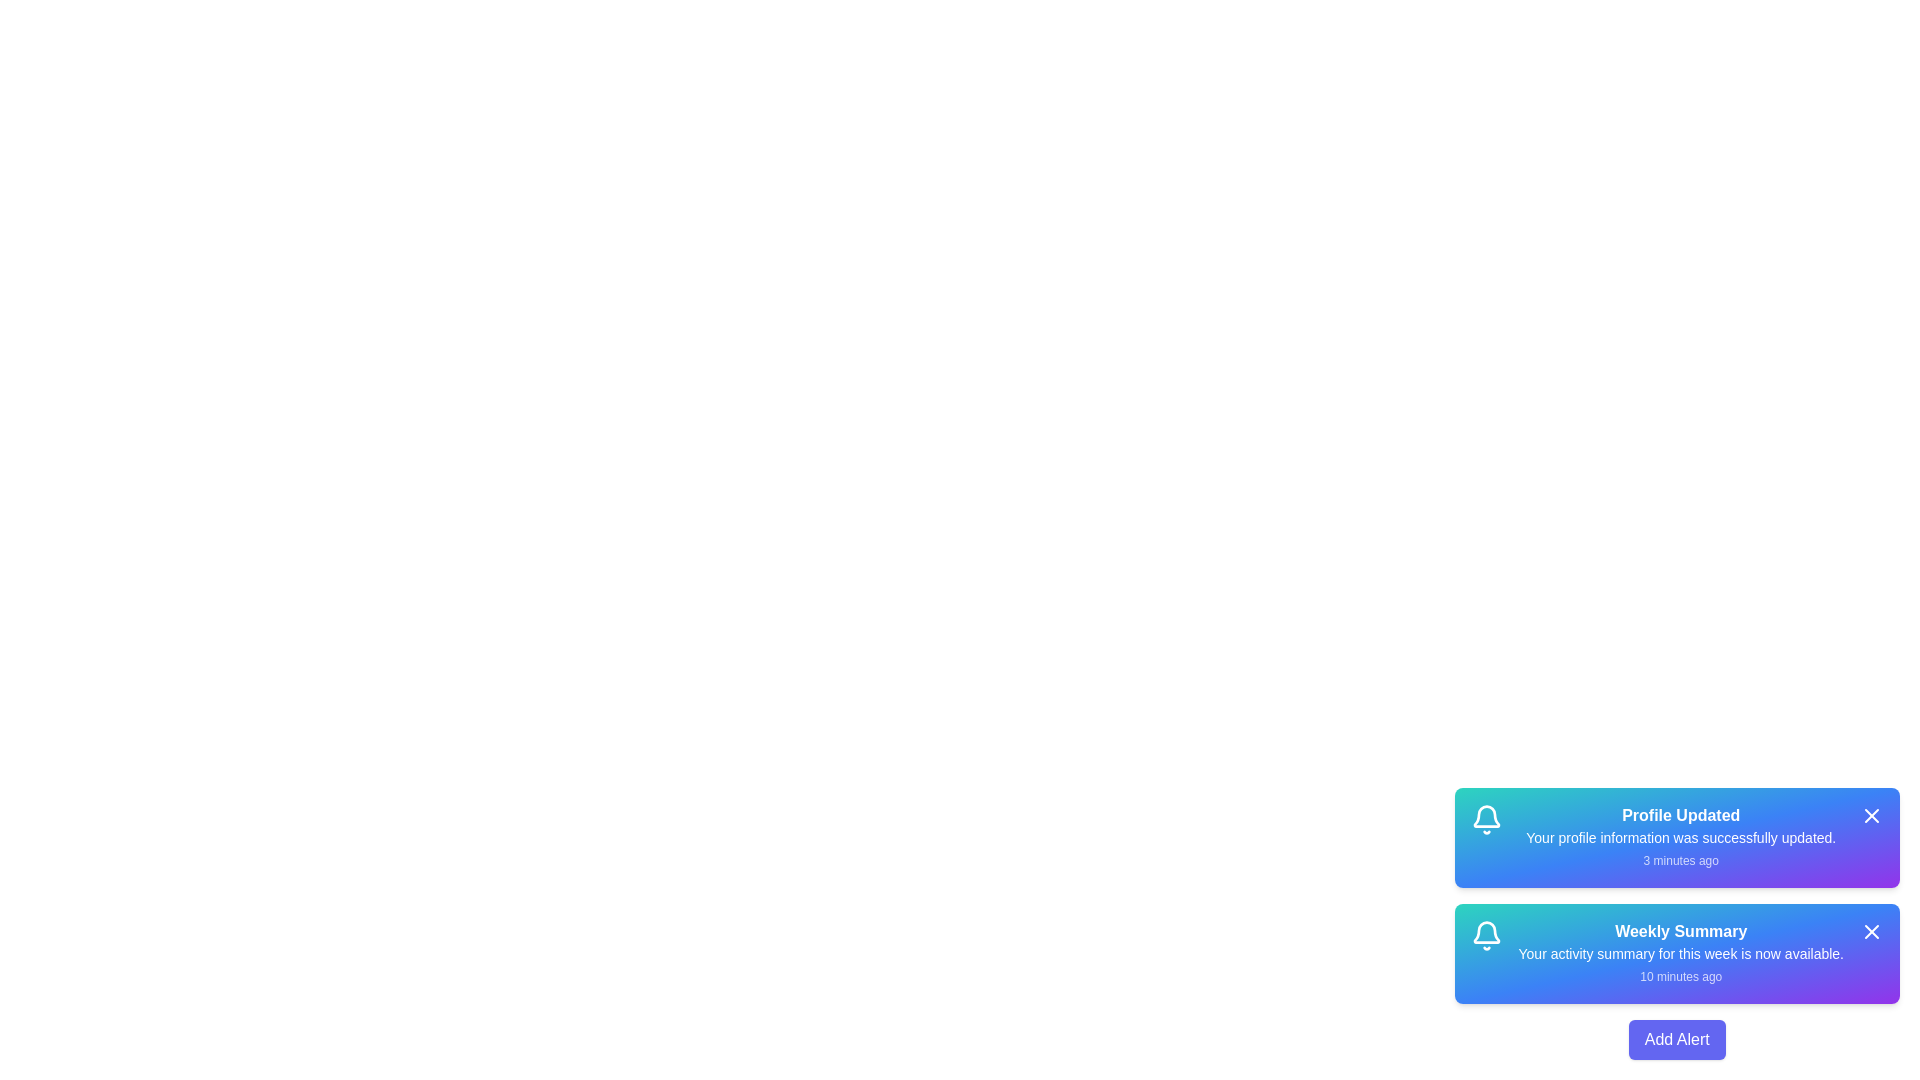  What do you see at coordinates (1871, 816) in the screenshot?
I see `the close button of the alert titled 'Profile Updated' to remove it` at bounding box center [1871, 816].